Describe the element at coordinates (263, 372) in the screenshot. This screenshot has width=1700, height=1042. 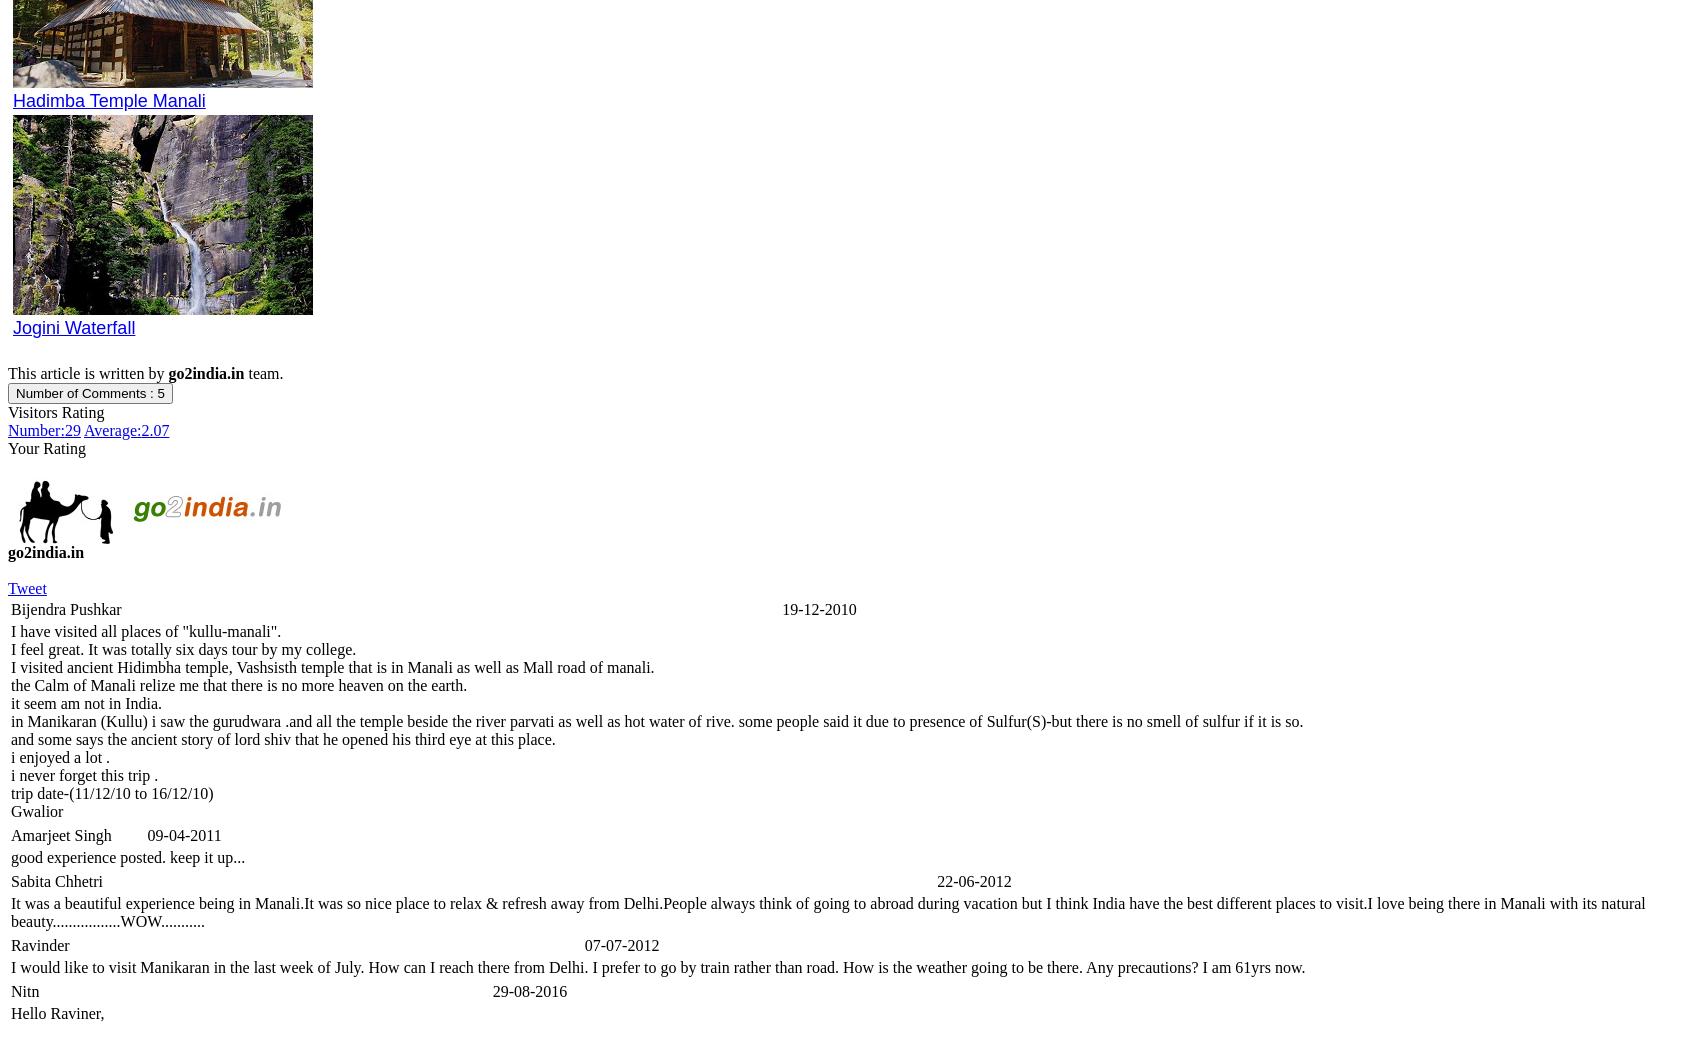
I see `'team.'` at that location.